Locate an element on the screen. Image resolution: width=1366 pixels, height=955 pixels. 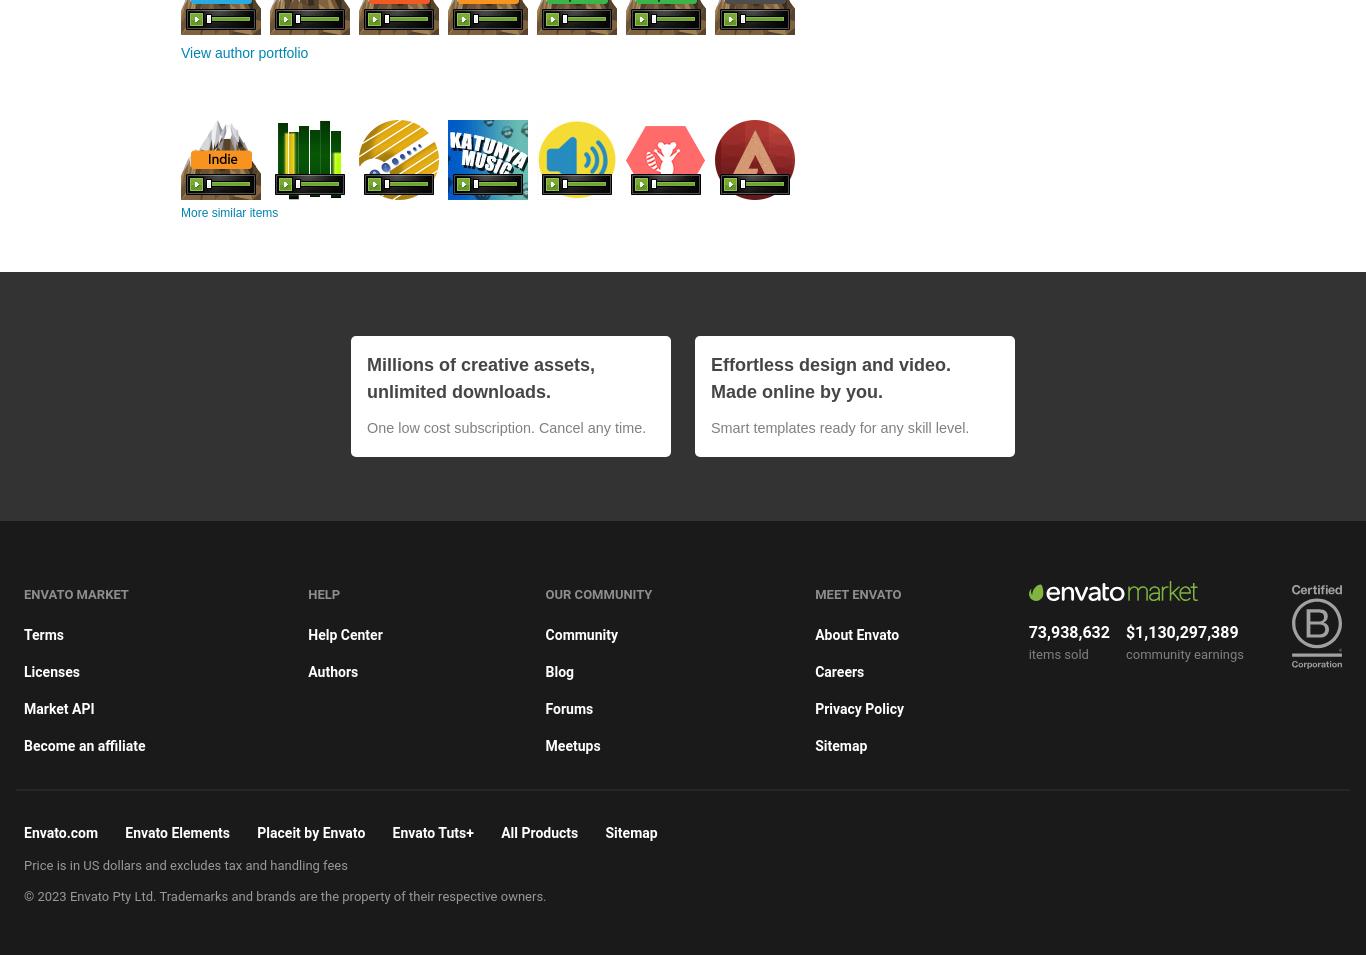
'Envato Tuts+' is located at coordinates (431, 831).